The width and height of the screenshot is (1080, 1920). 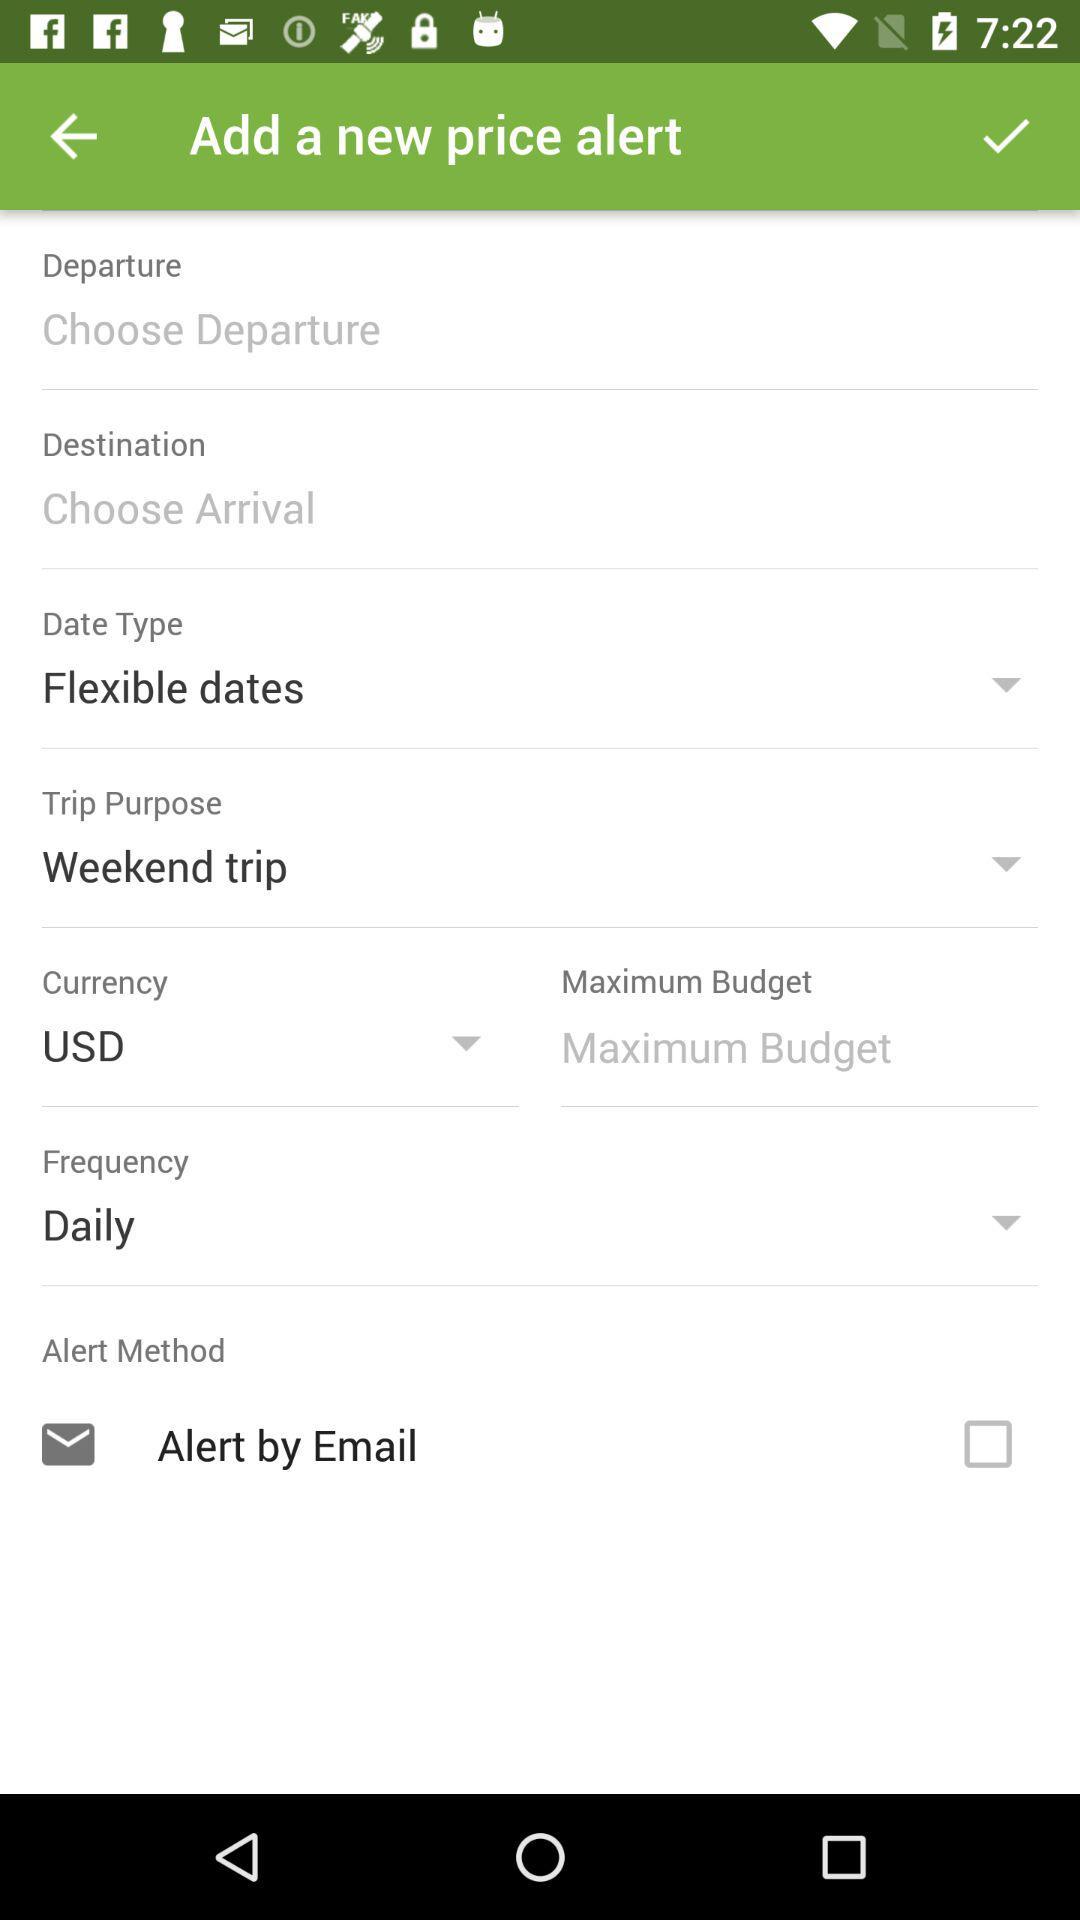 I want to click on item to the left of the add a new item, so click(x=72, y=135).